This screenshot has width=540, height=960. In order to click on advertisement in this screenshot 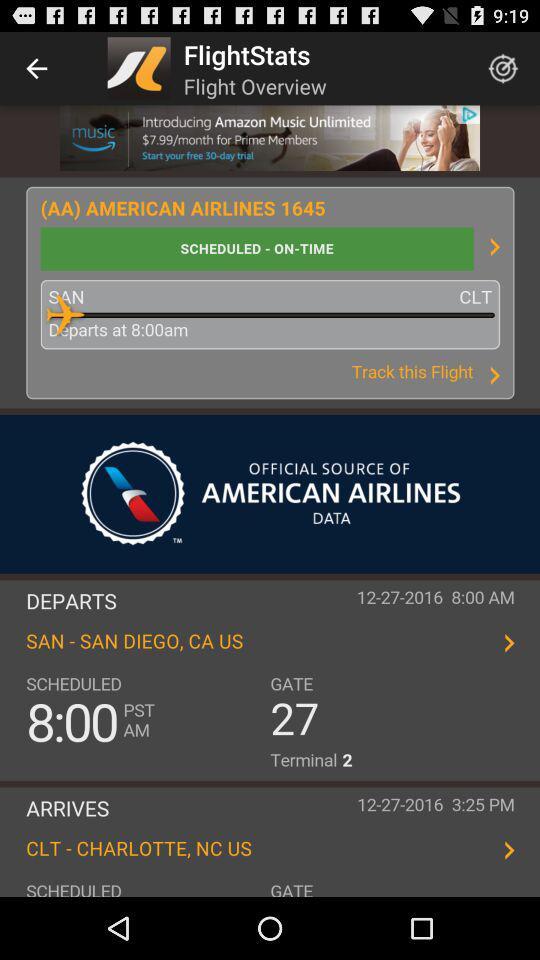, I will do `click(270, 136)`.